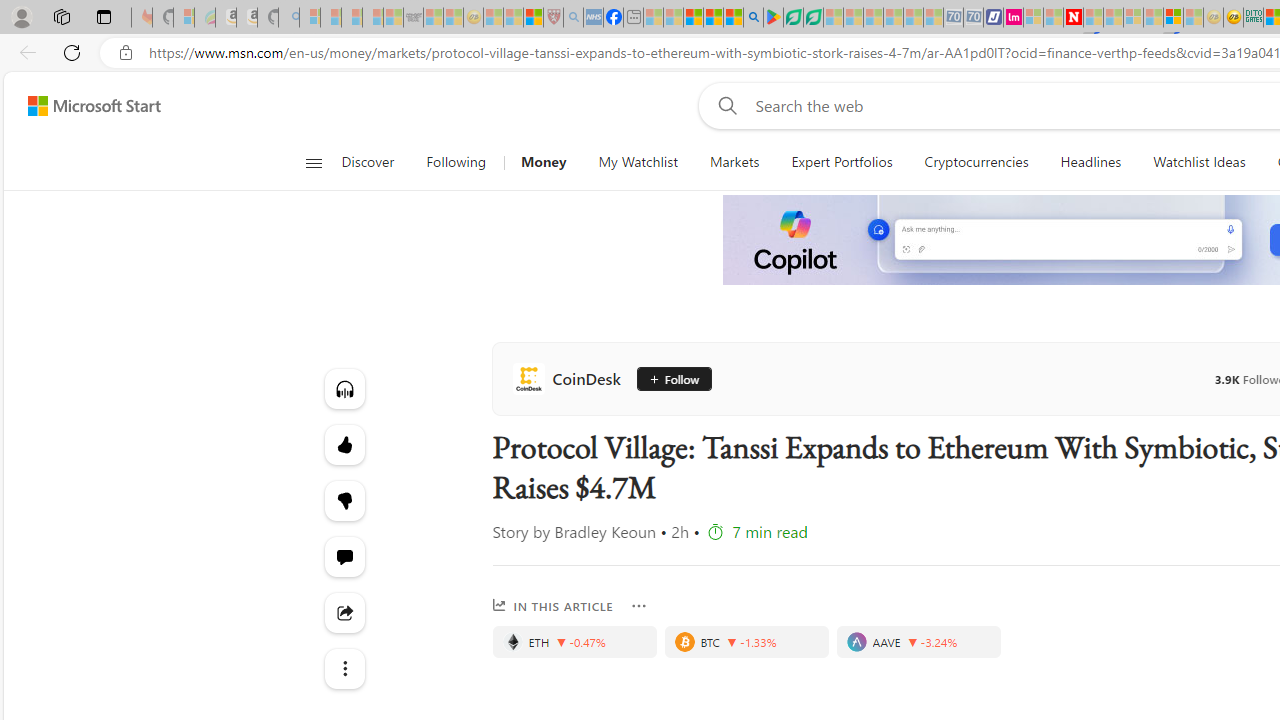 This screenshot has height=720, width=1280. What do you see at coordinates (1072, 17) in the screenshot?
I see `'Latest Politics News & Archive | Newsweek.com'` at bounding box center [1072, 17].